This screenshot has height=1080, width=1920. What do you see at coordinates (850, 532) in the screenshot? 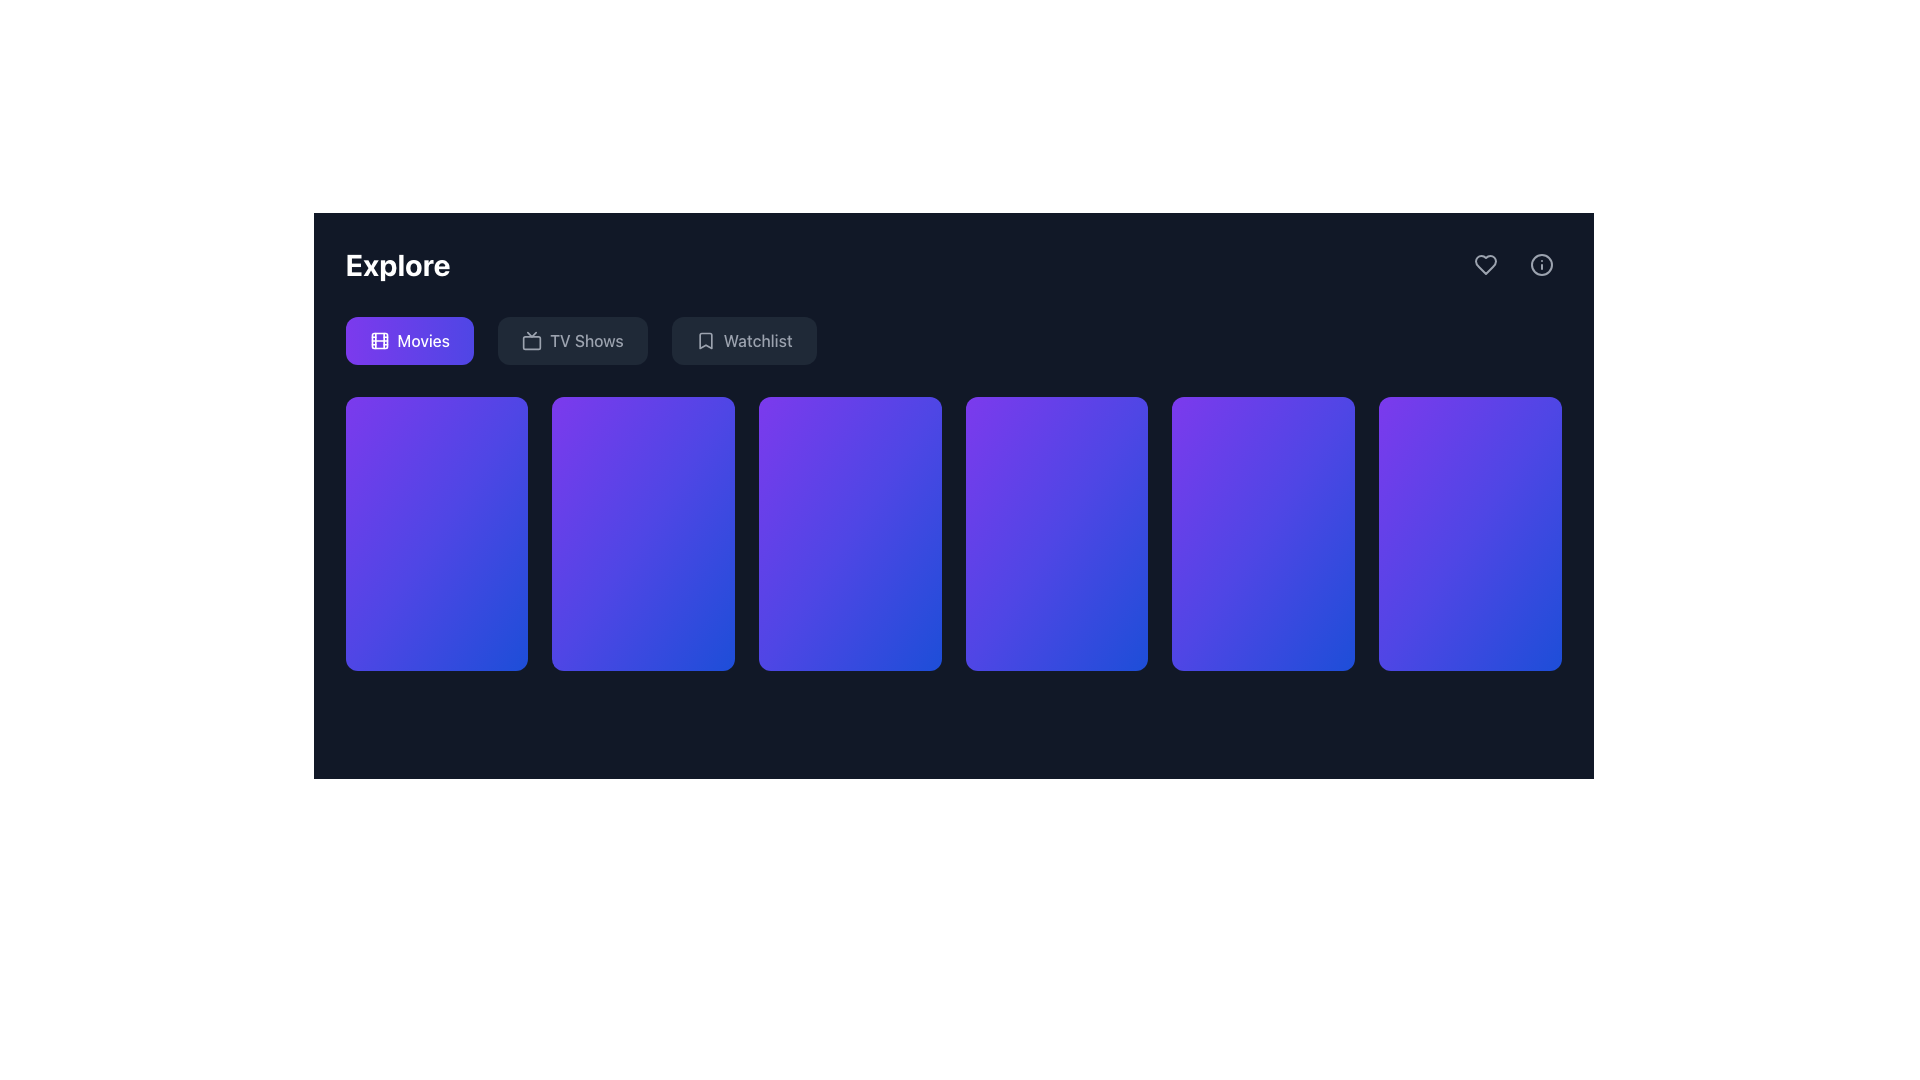
I see `the fourth clickable grid item with a gradient background transitioning from purple to blue, which is centrally located in the grid layout below the navigation tabs` at bounding box center [850, 532].